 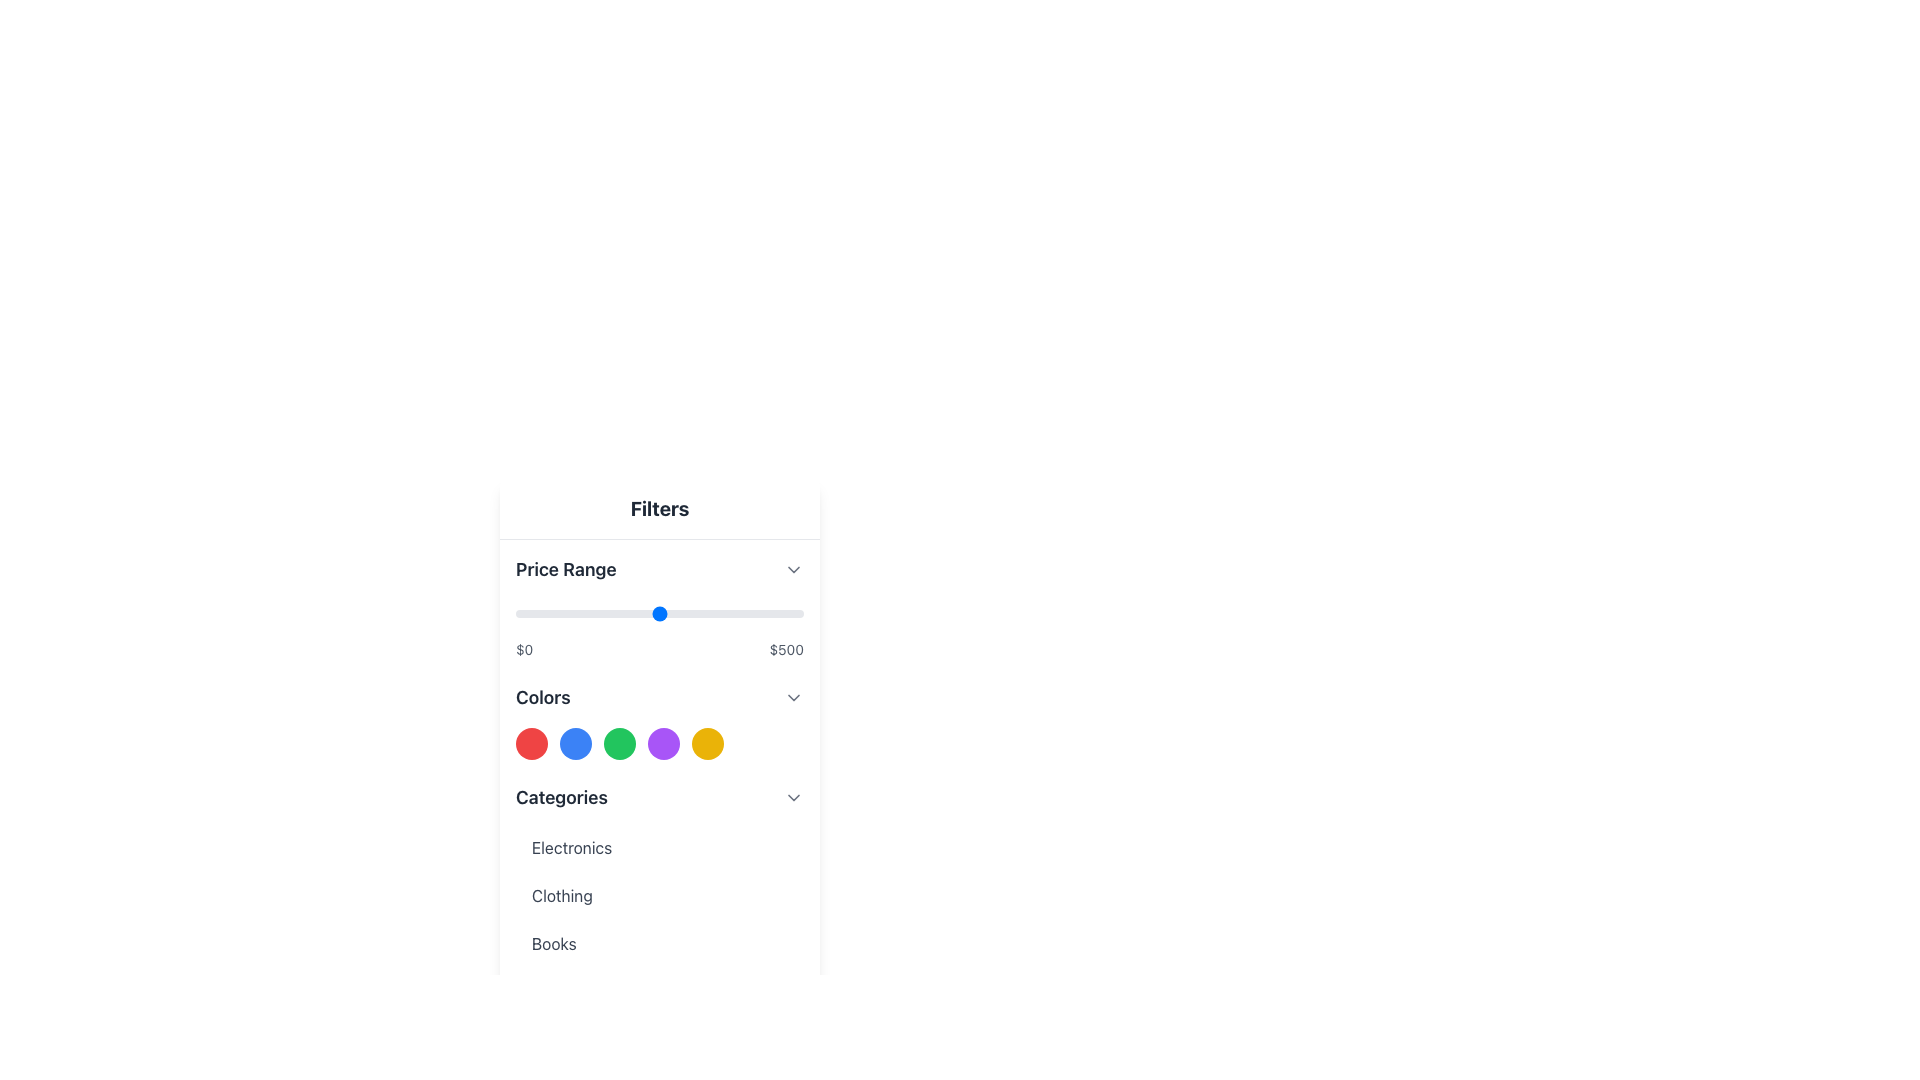 What do you see at coordinates (643, 612) in the screenshot?
I see `the slider` at bounding box center [643, 612].